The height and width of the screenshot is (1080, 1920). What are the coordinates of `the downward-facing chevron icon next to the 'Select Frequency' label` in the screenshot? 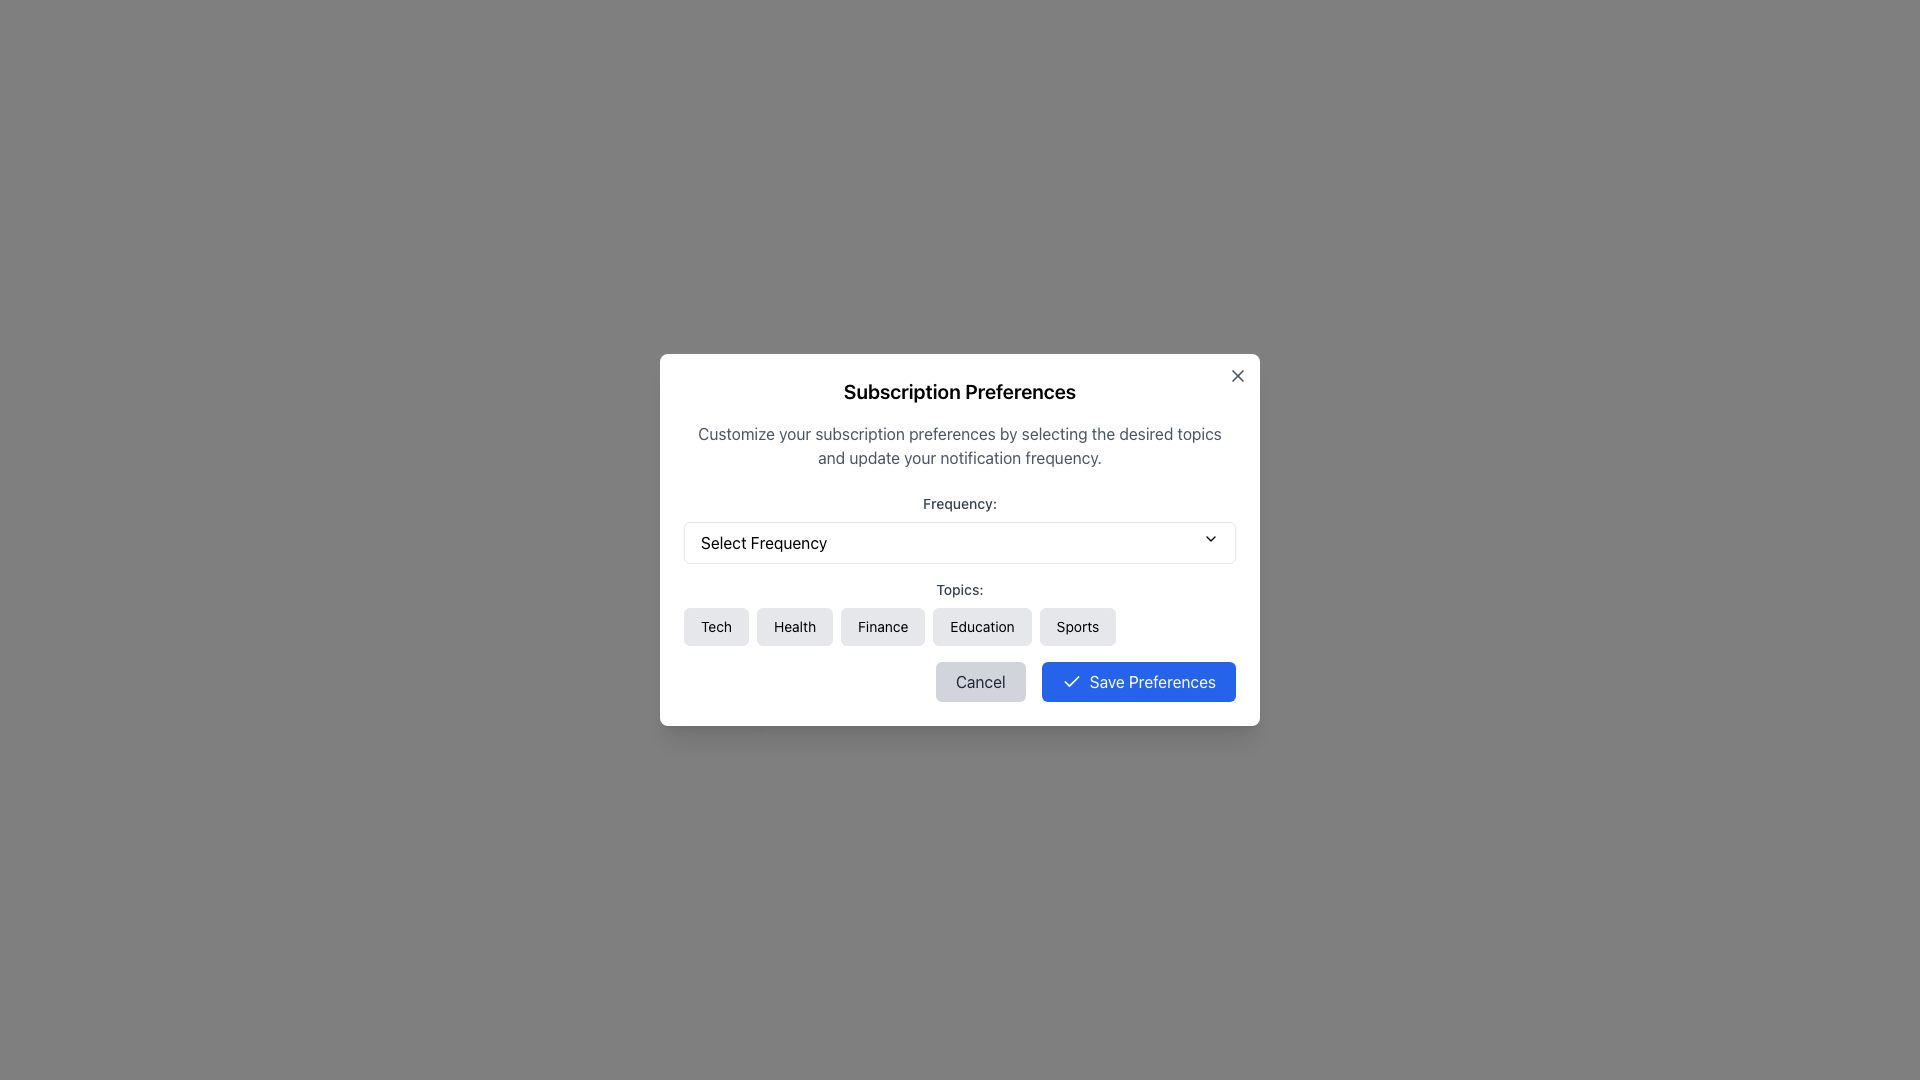 It's located at (1209, 538).